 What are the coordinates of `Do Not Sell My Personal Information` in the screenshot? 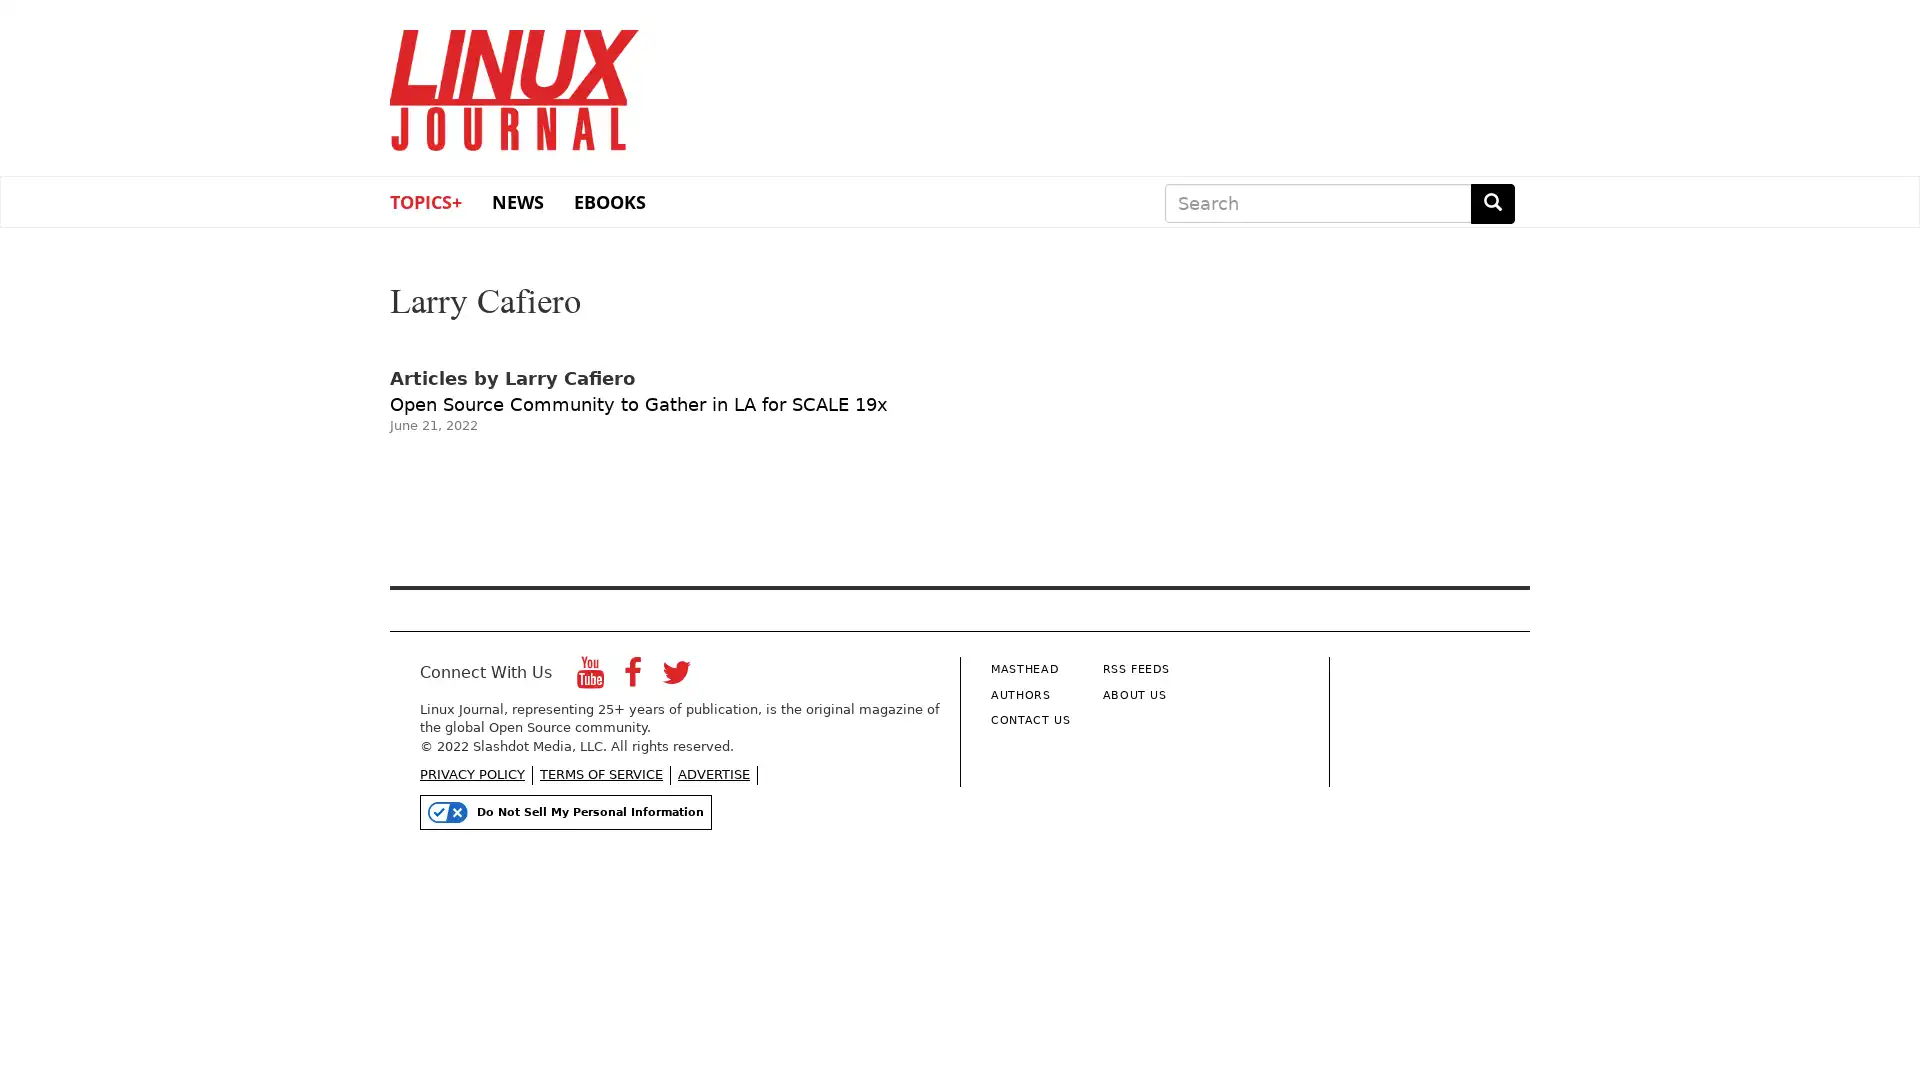 It's located at (565, 811).